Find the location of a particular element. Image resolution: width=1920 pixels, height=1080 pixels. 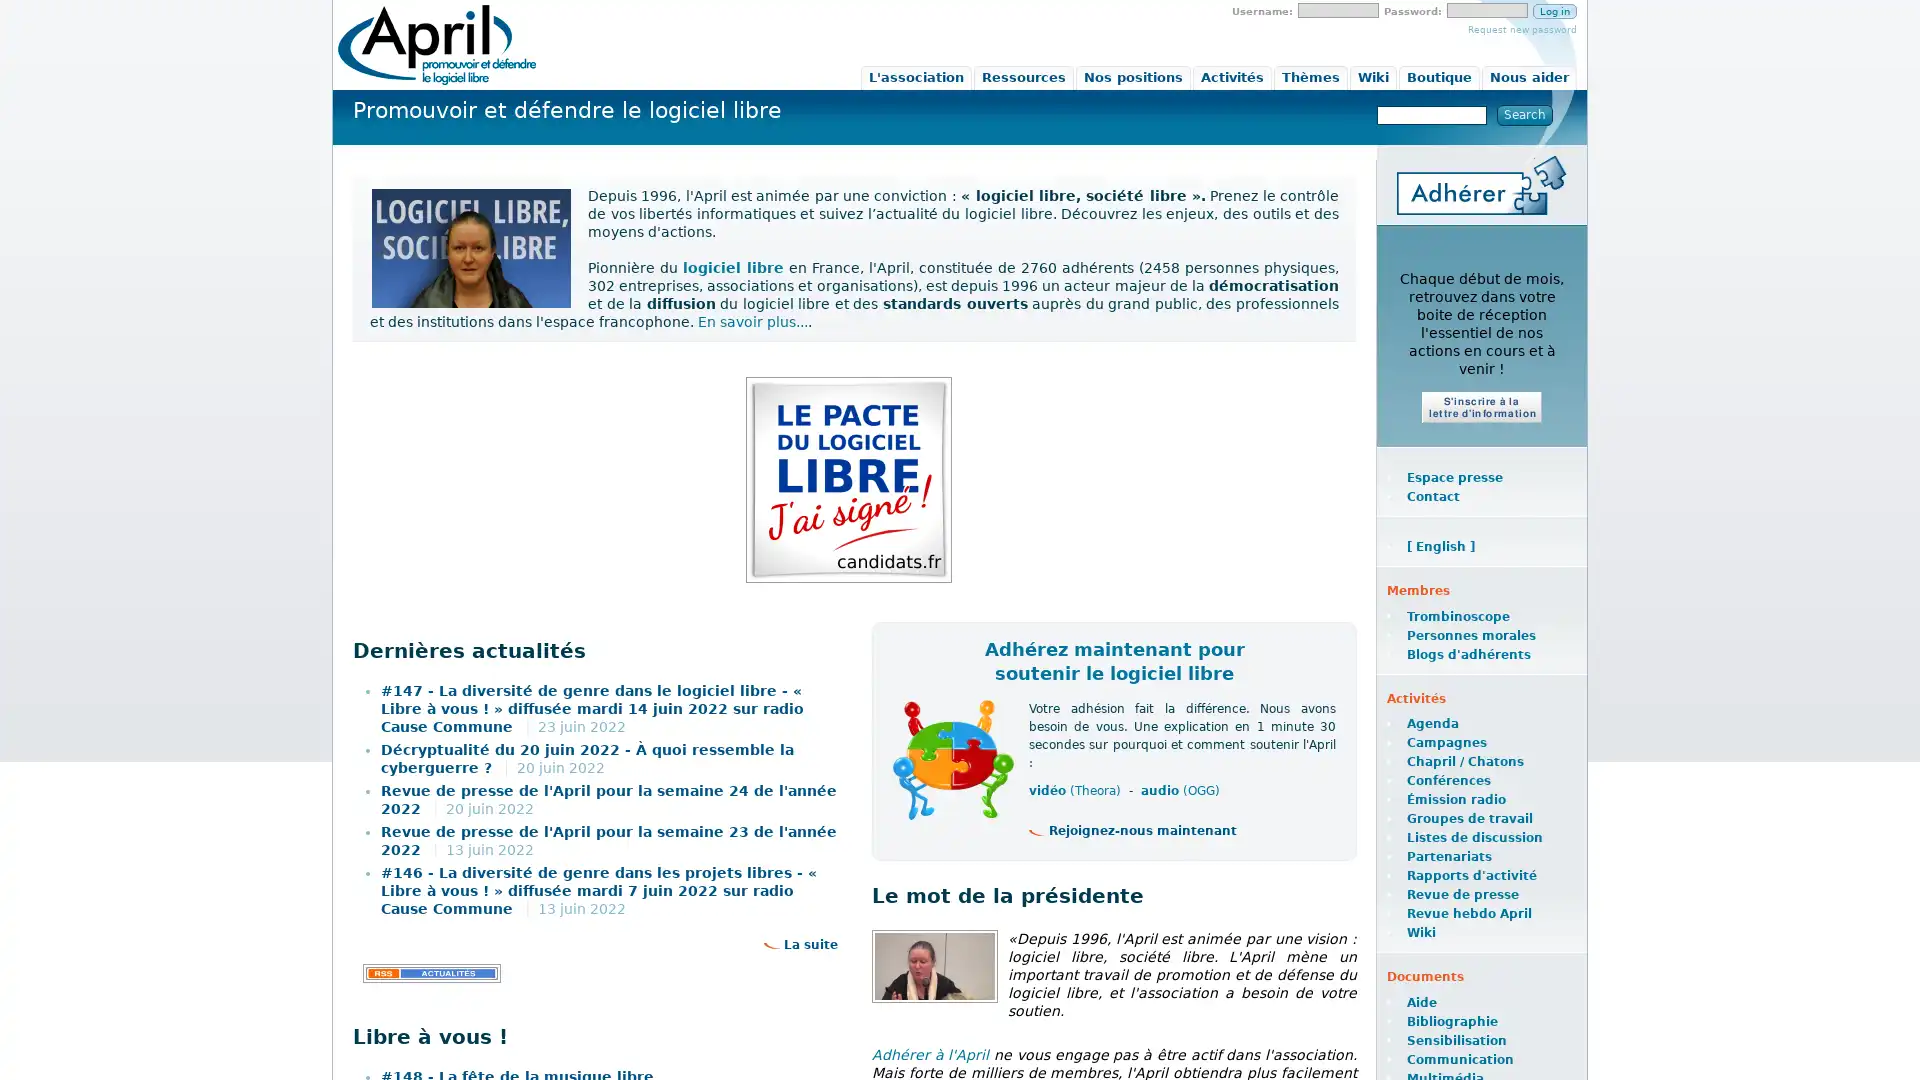

Search is located at coordinates (1524, 115).